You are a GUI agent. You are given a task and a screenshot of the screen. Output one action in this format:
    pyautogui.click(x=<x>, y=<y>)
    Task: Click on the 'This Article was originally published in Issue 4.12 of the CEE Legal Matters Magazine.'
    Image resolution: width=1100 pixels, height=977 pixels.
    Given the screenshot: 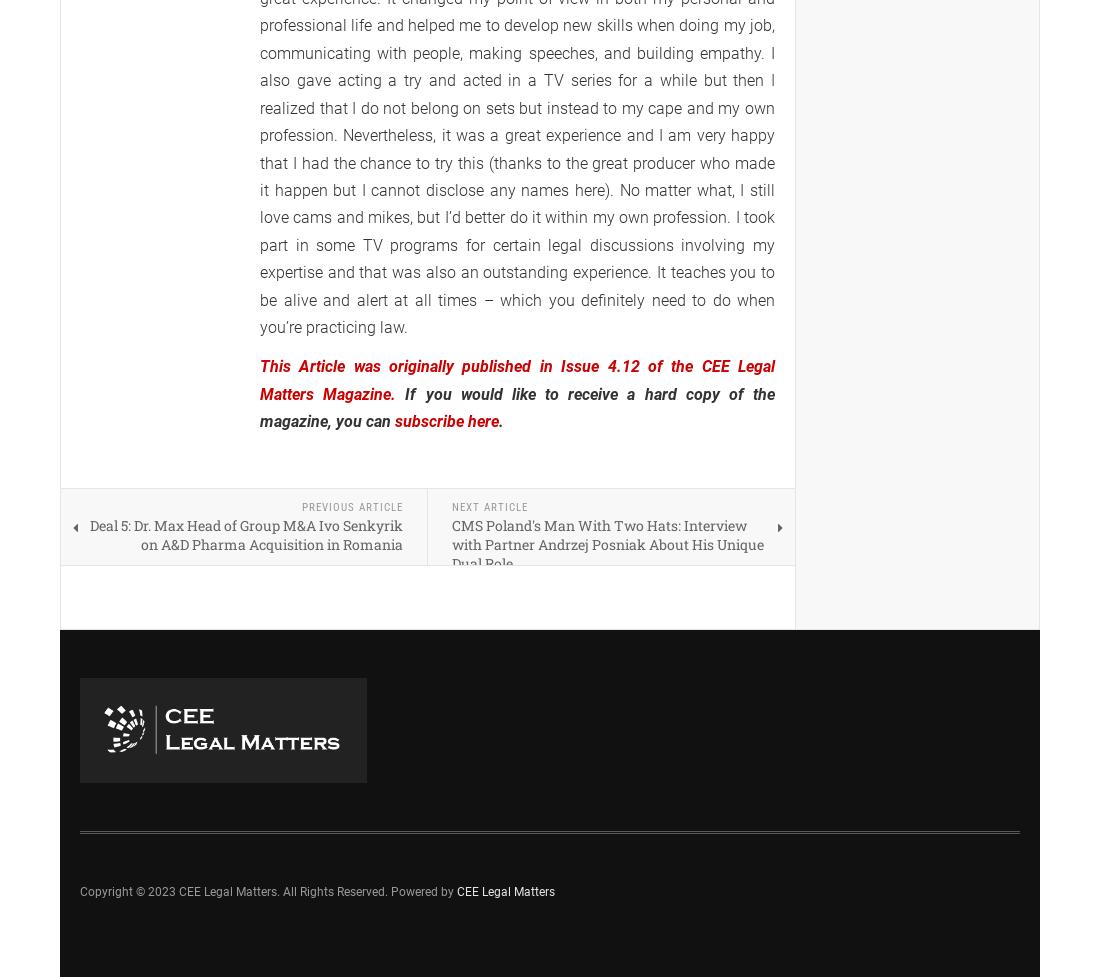 What is the action you would take?
    pyautogui.click(x=260, y=379)
    